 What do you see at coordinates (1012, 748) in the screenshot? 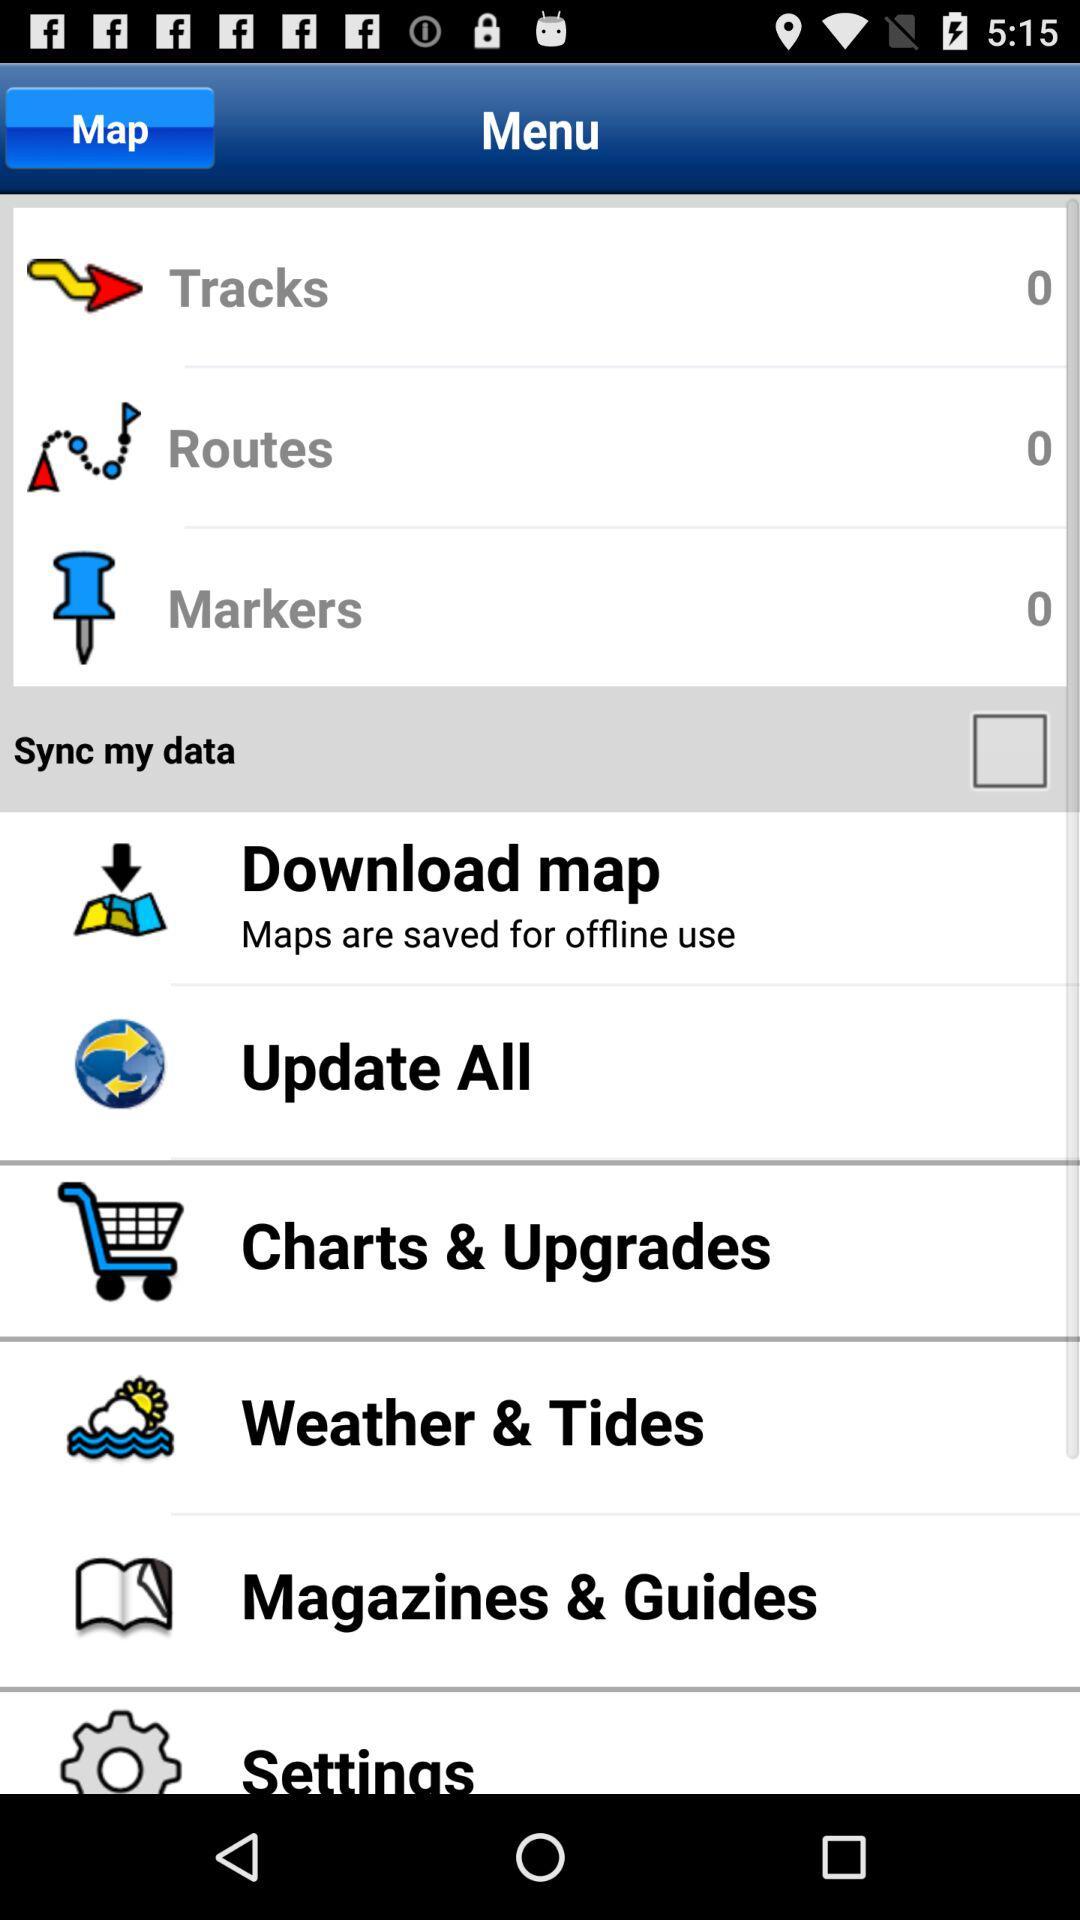
I see `upload data` at bounding box center [1012, 748].